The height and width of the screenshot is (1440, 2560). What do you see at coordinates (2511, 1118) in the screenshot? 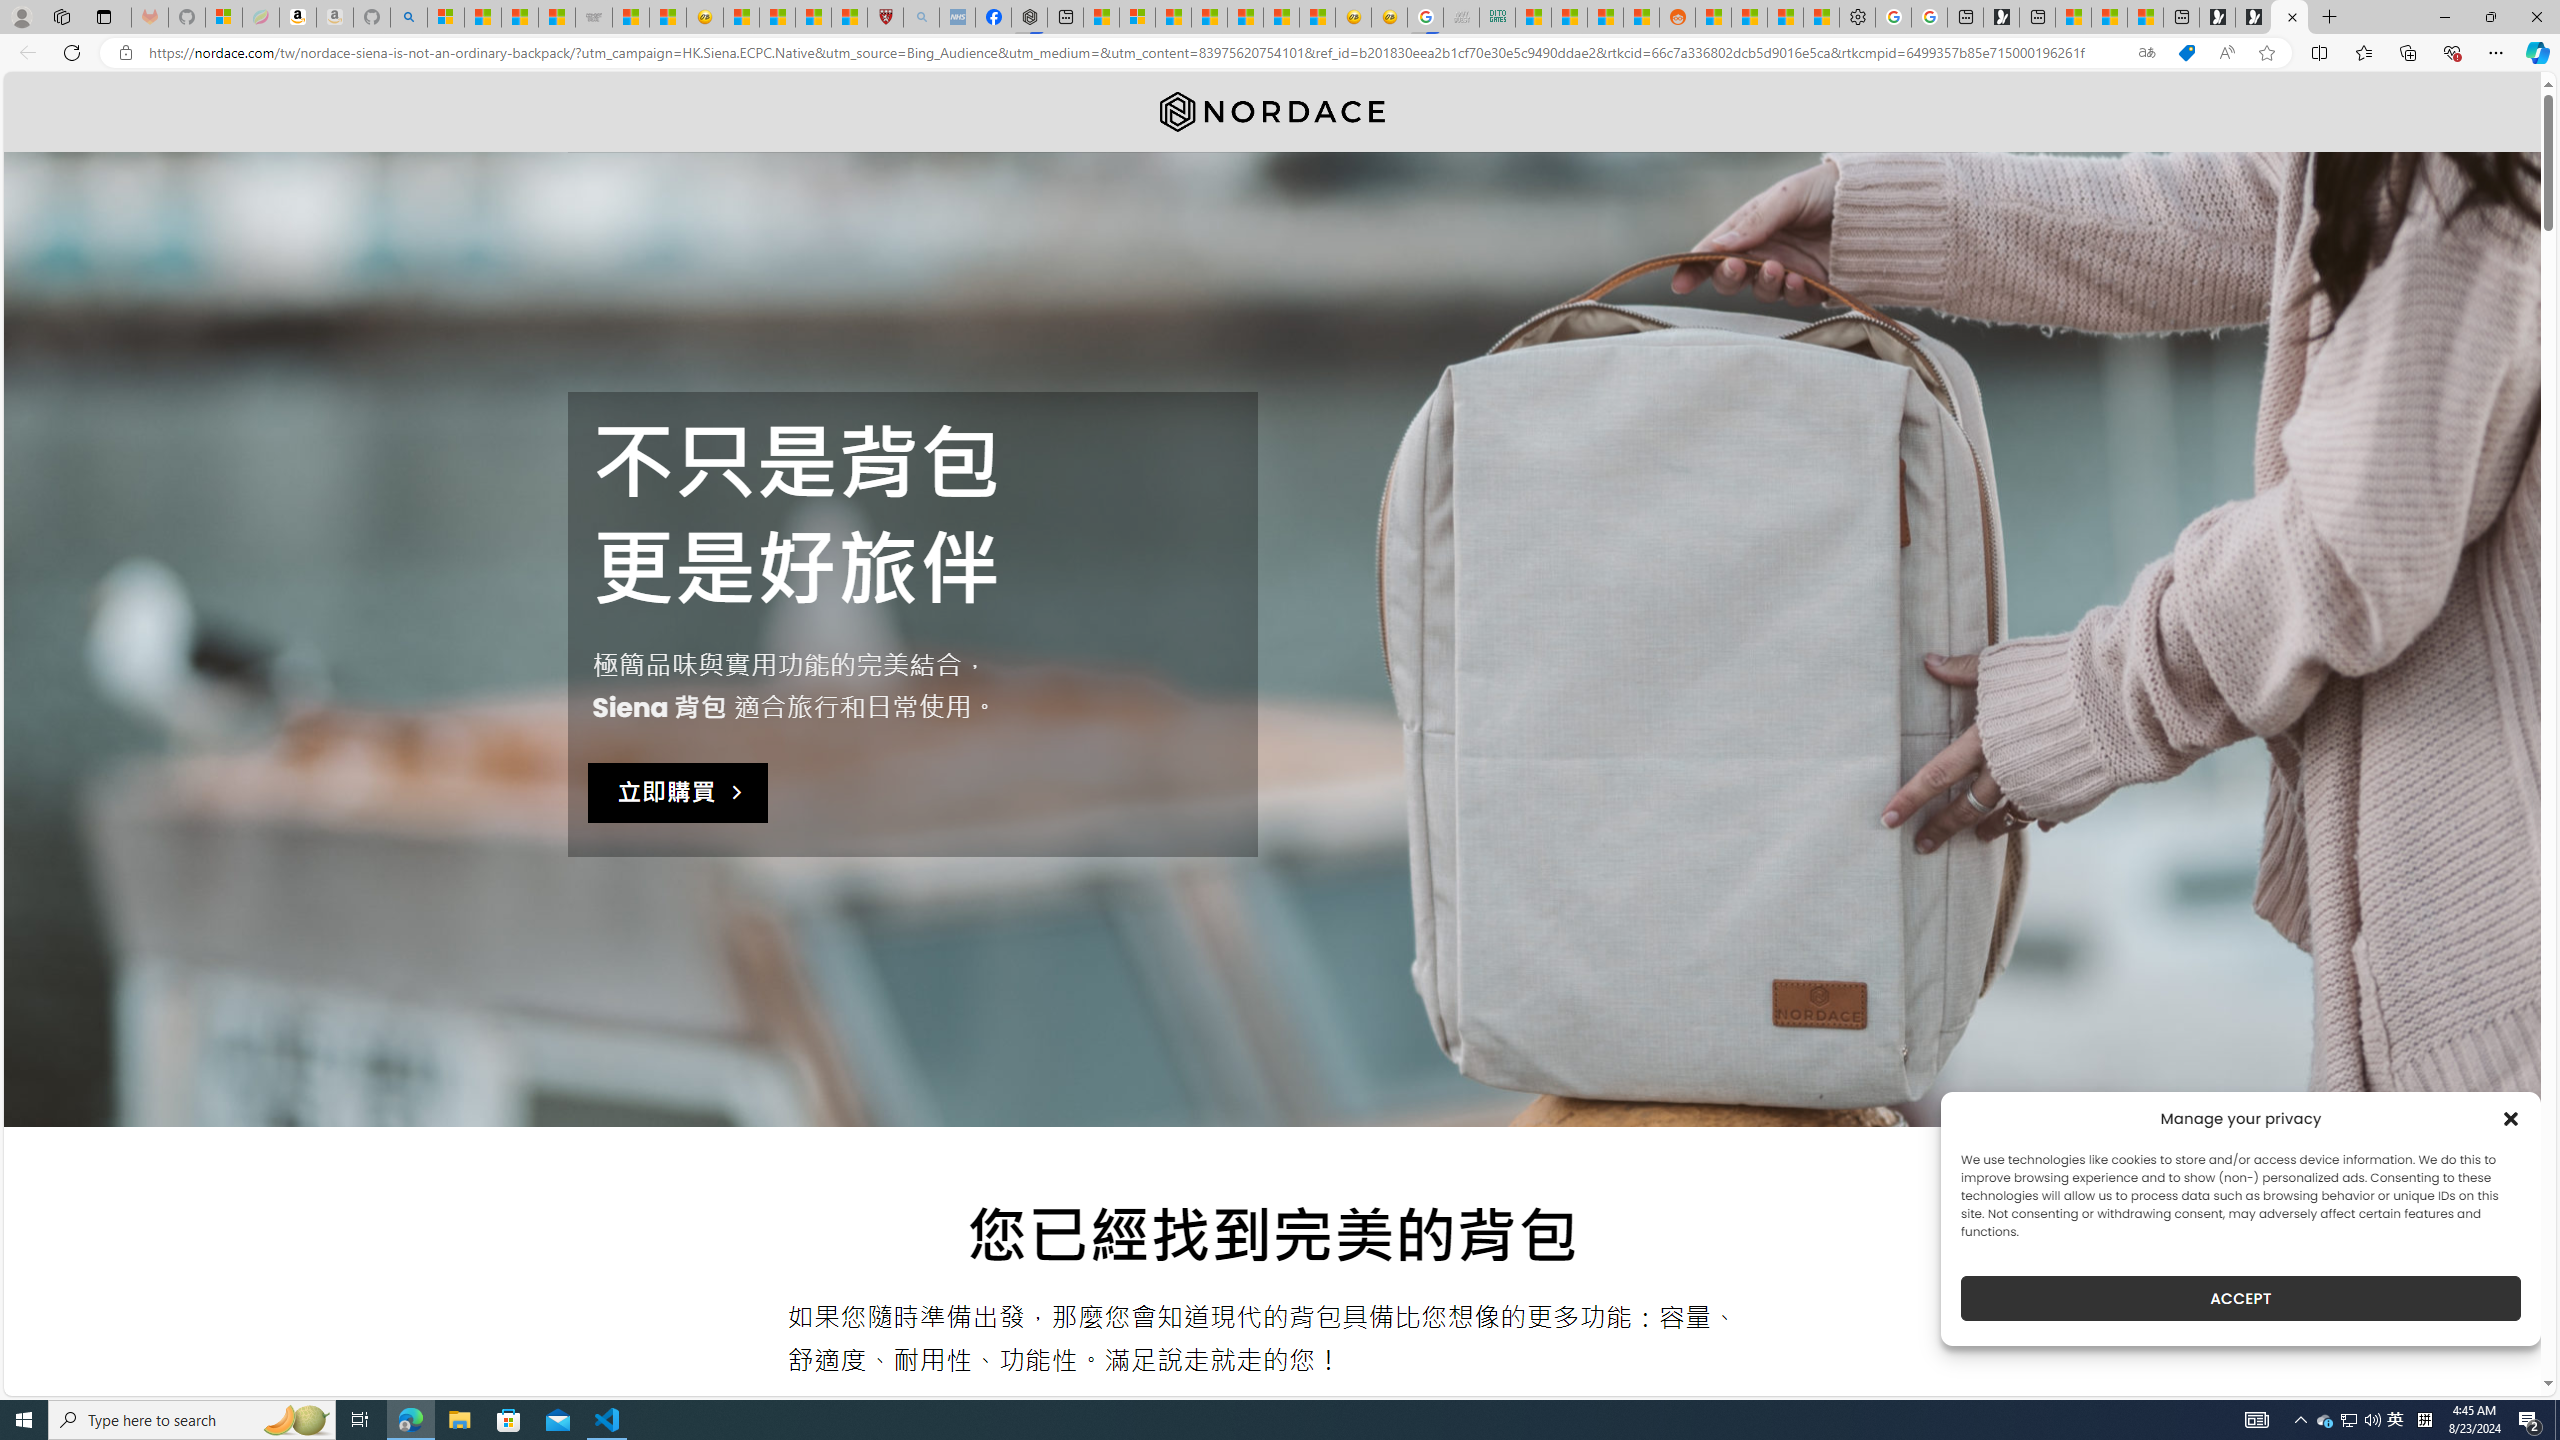
I see `'Class: cmplz-close'` at bounding box center [2511, 1118].